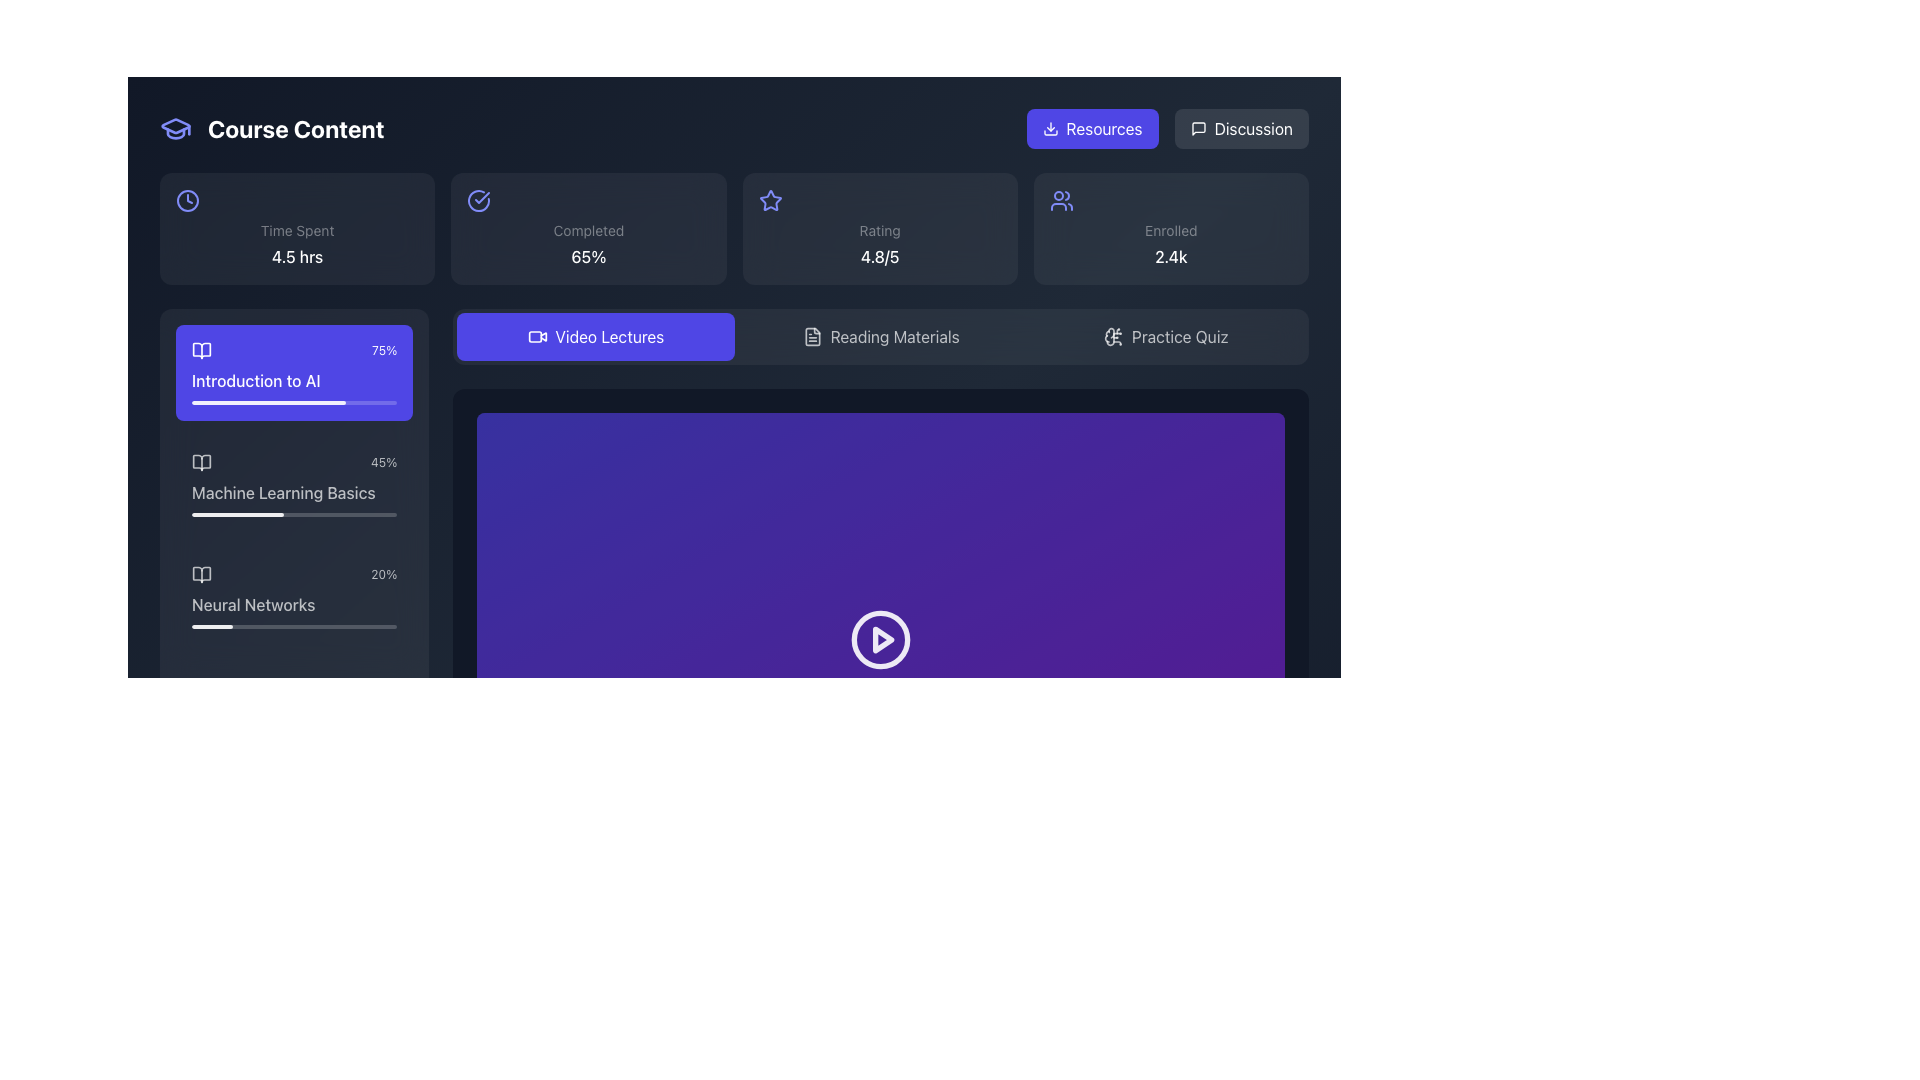 This screenshot has width=1920, height=1080. What do you see at coordinates (880, 640) in the screenshot?
I see `the play button located in the purple content section under the 'Video Lectures' label to receive visual feedback` at bounding box center [880, 640].